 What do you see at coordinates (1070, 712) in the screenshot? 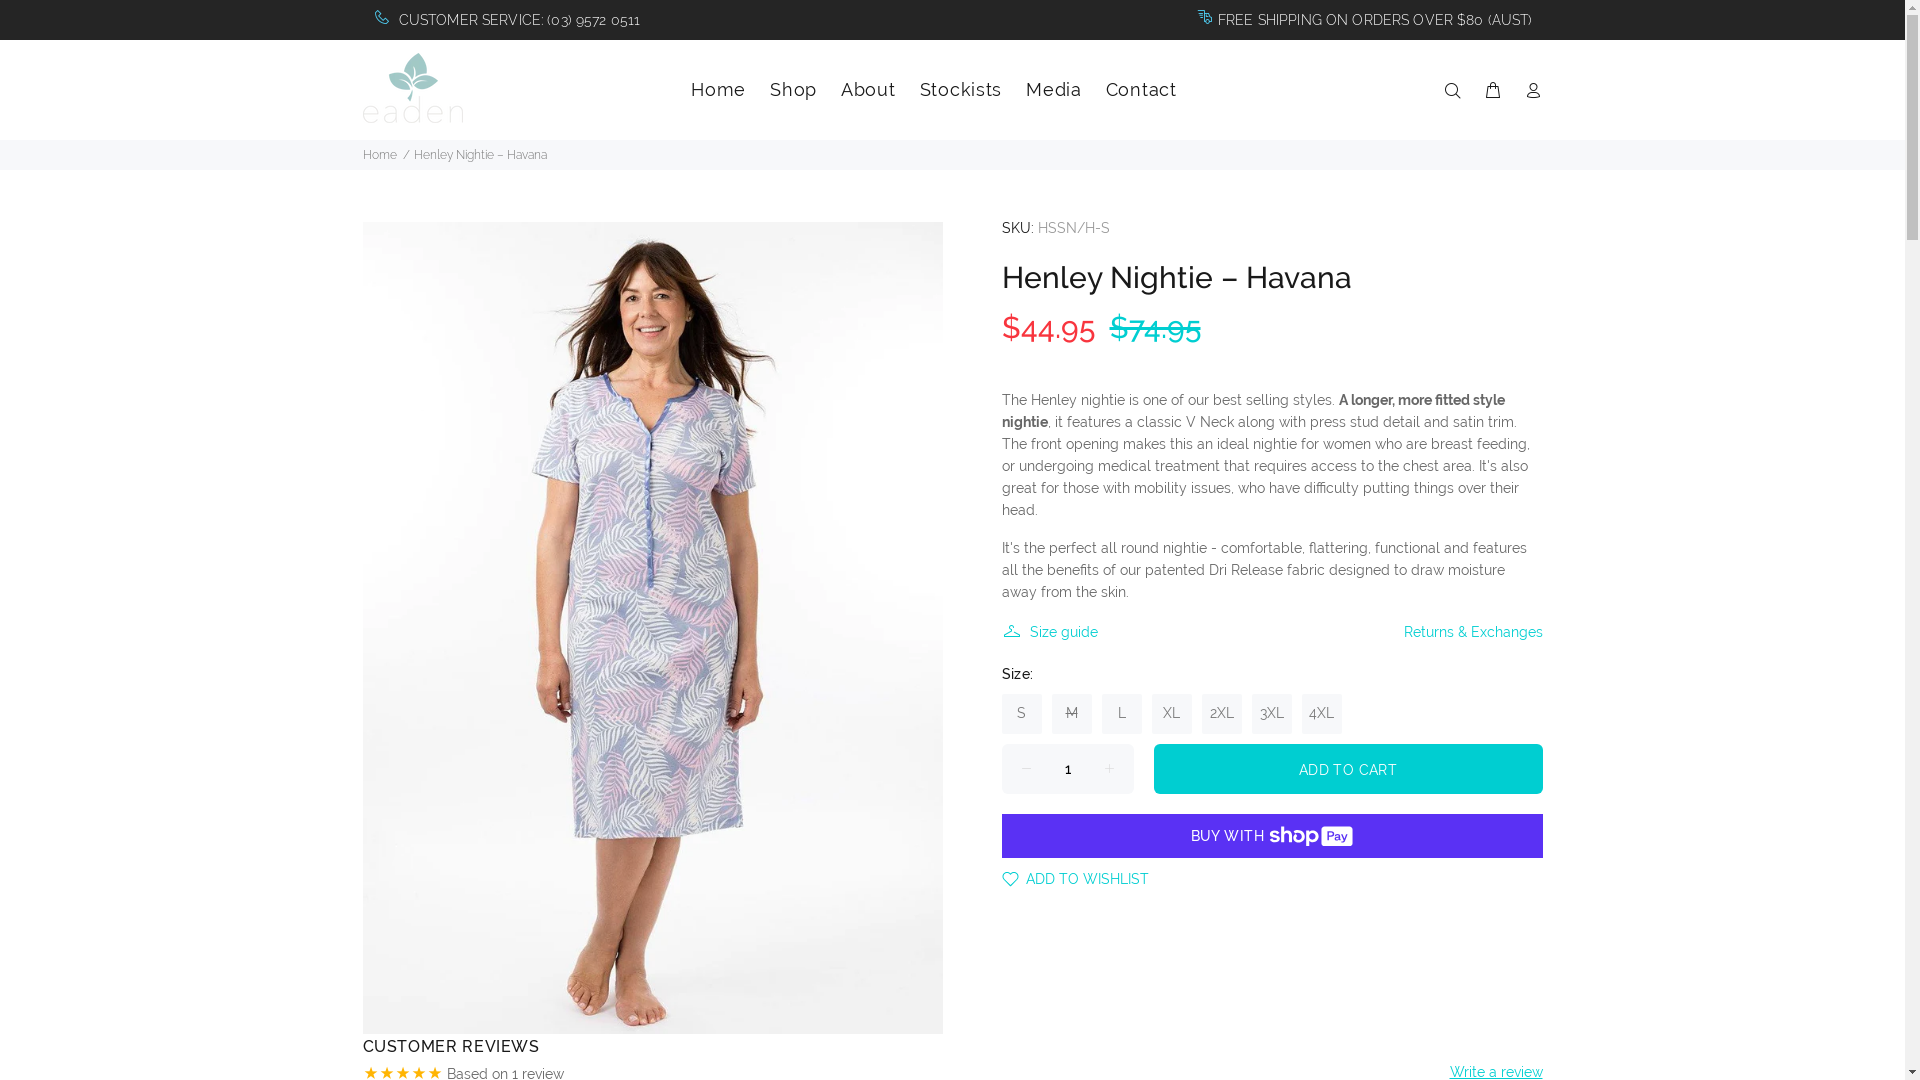
I see `'M'` at bounding box center [1070, 712].